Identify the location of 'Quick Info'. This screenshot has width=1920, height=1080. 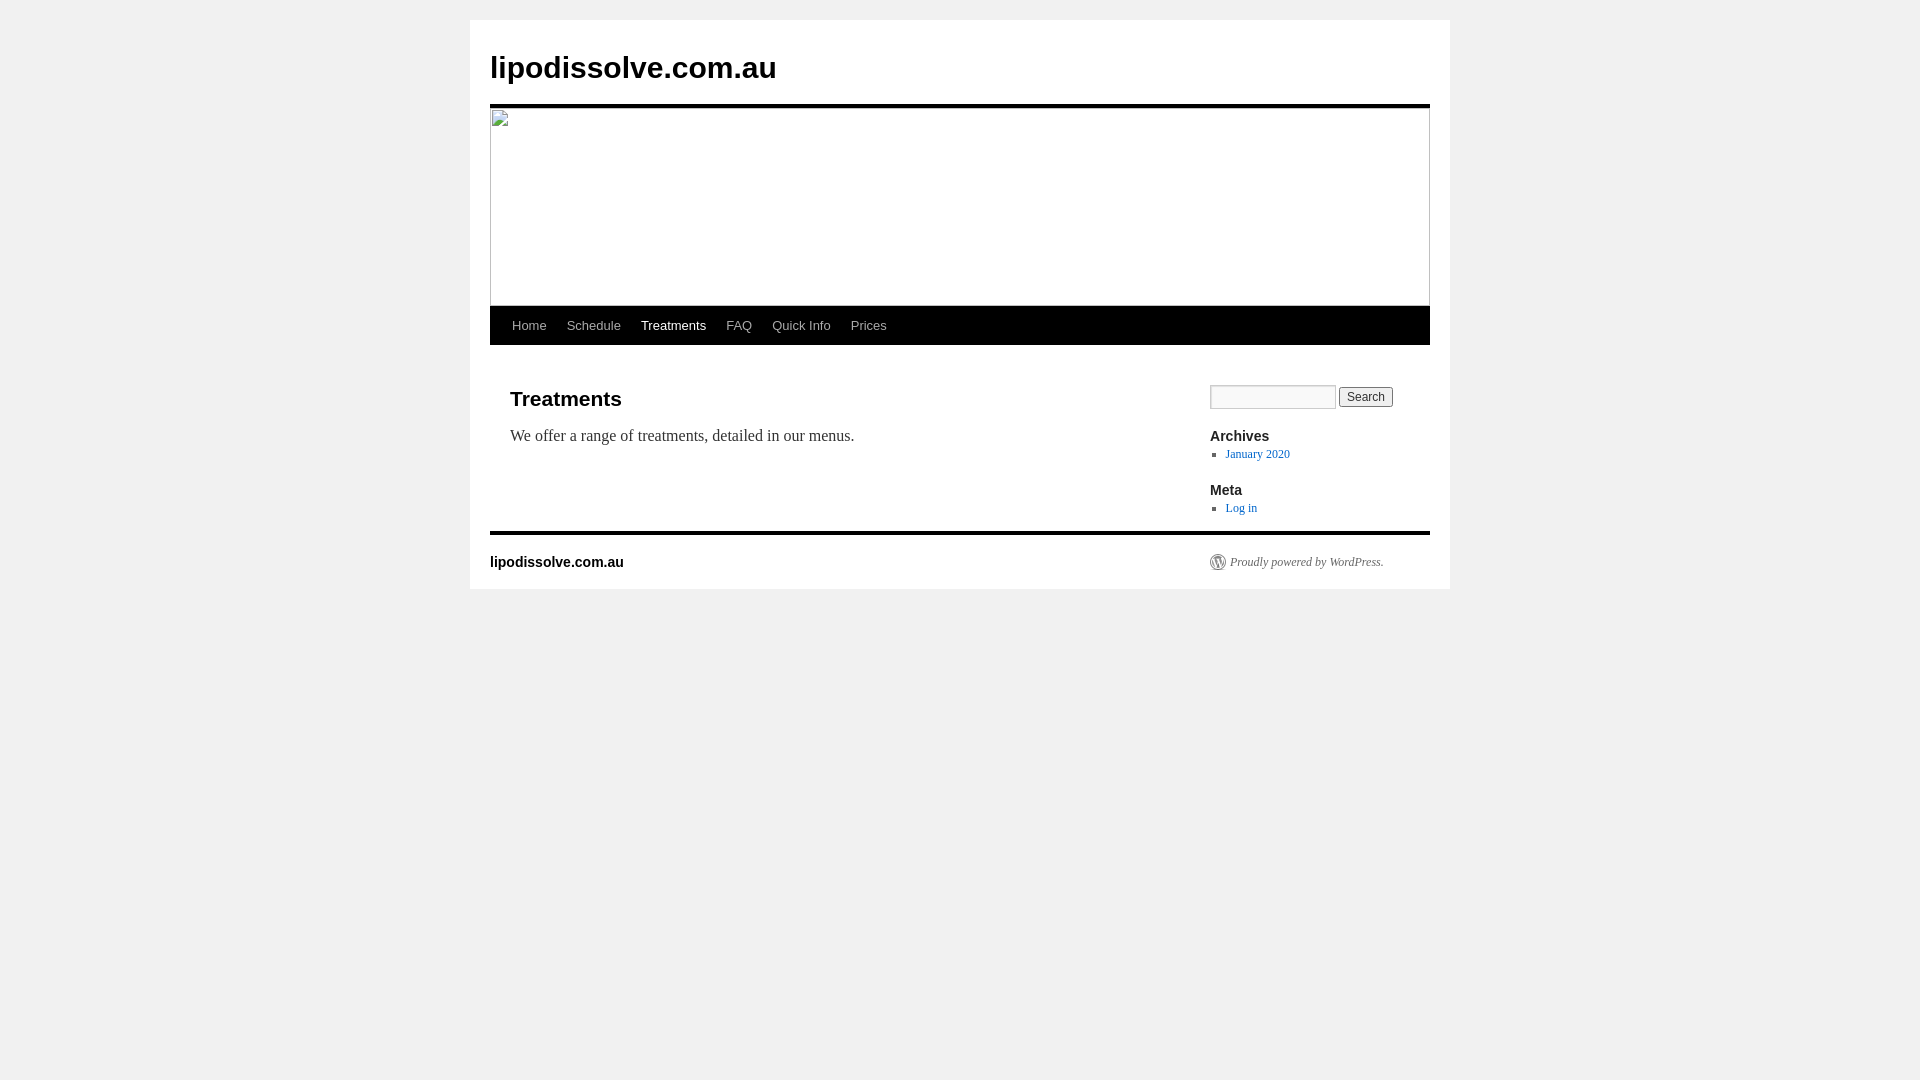
(801, 325).